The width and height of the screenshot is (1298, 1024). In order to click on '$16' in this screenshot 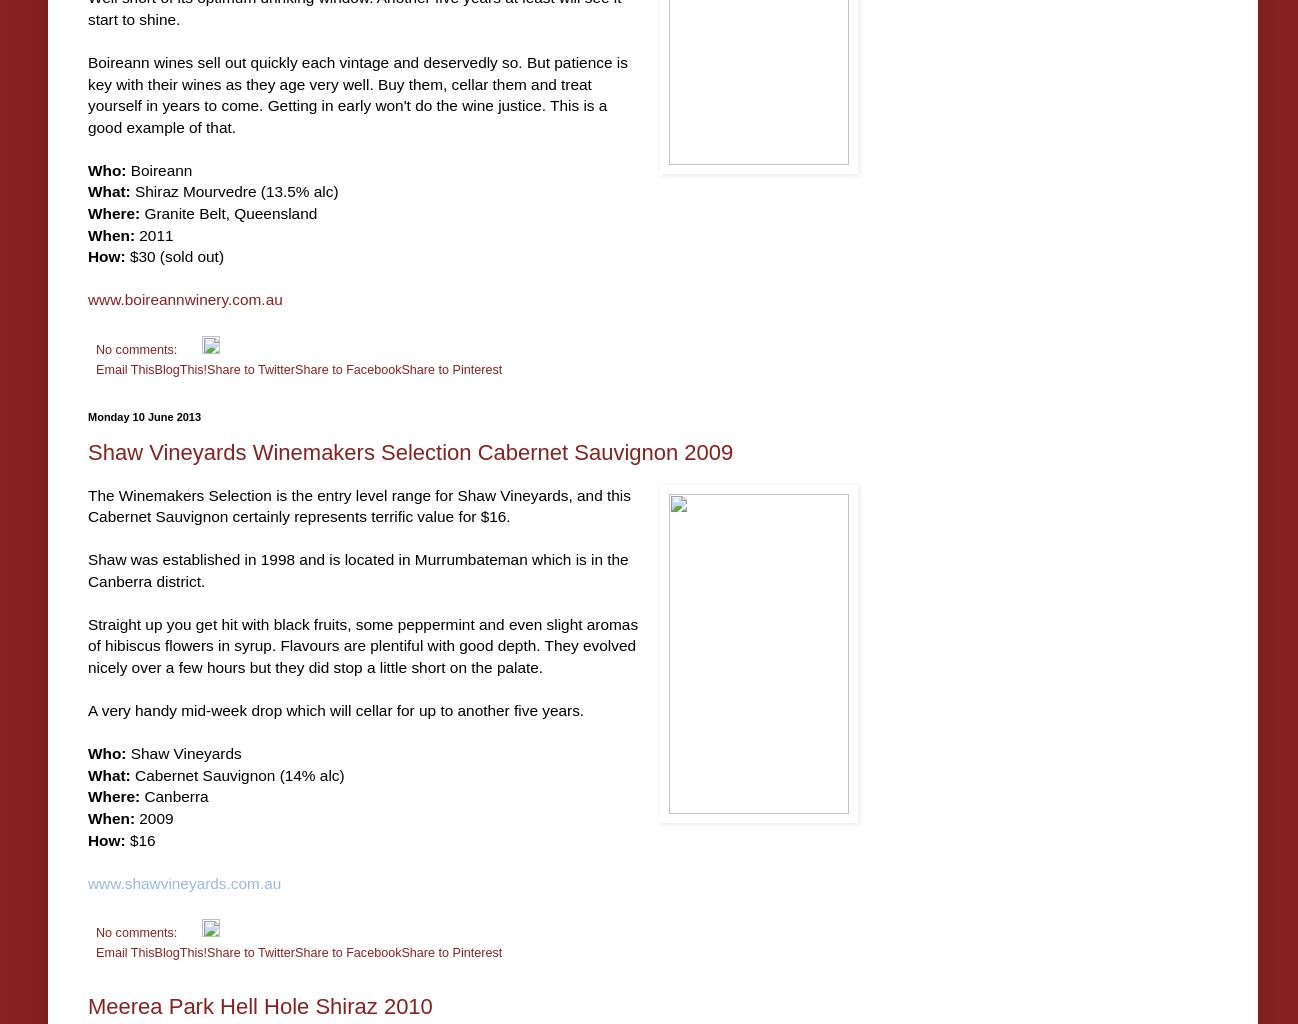, I will do `click(139, 838)`.